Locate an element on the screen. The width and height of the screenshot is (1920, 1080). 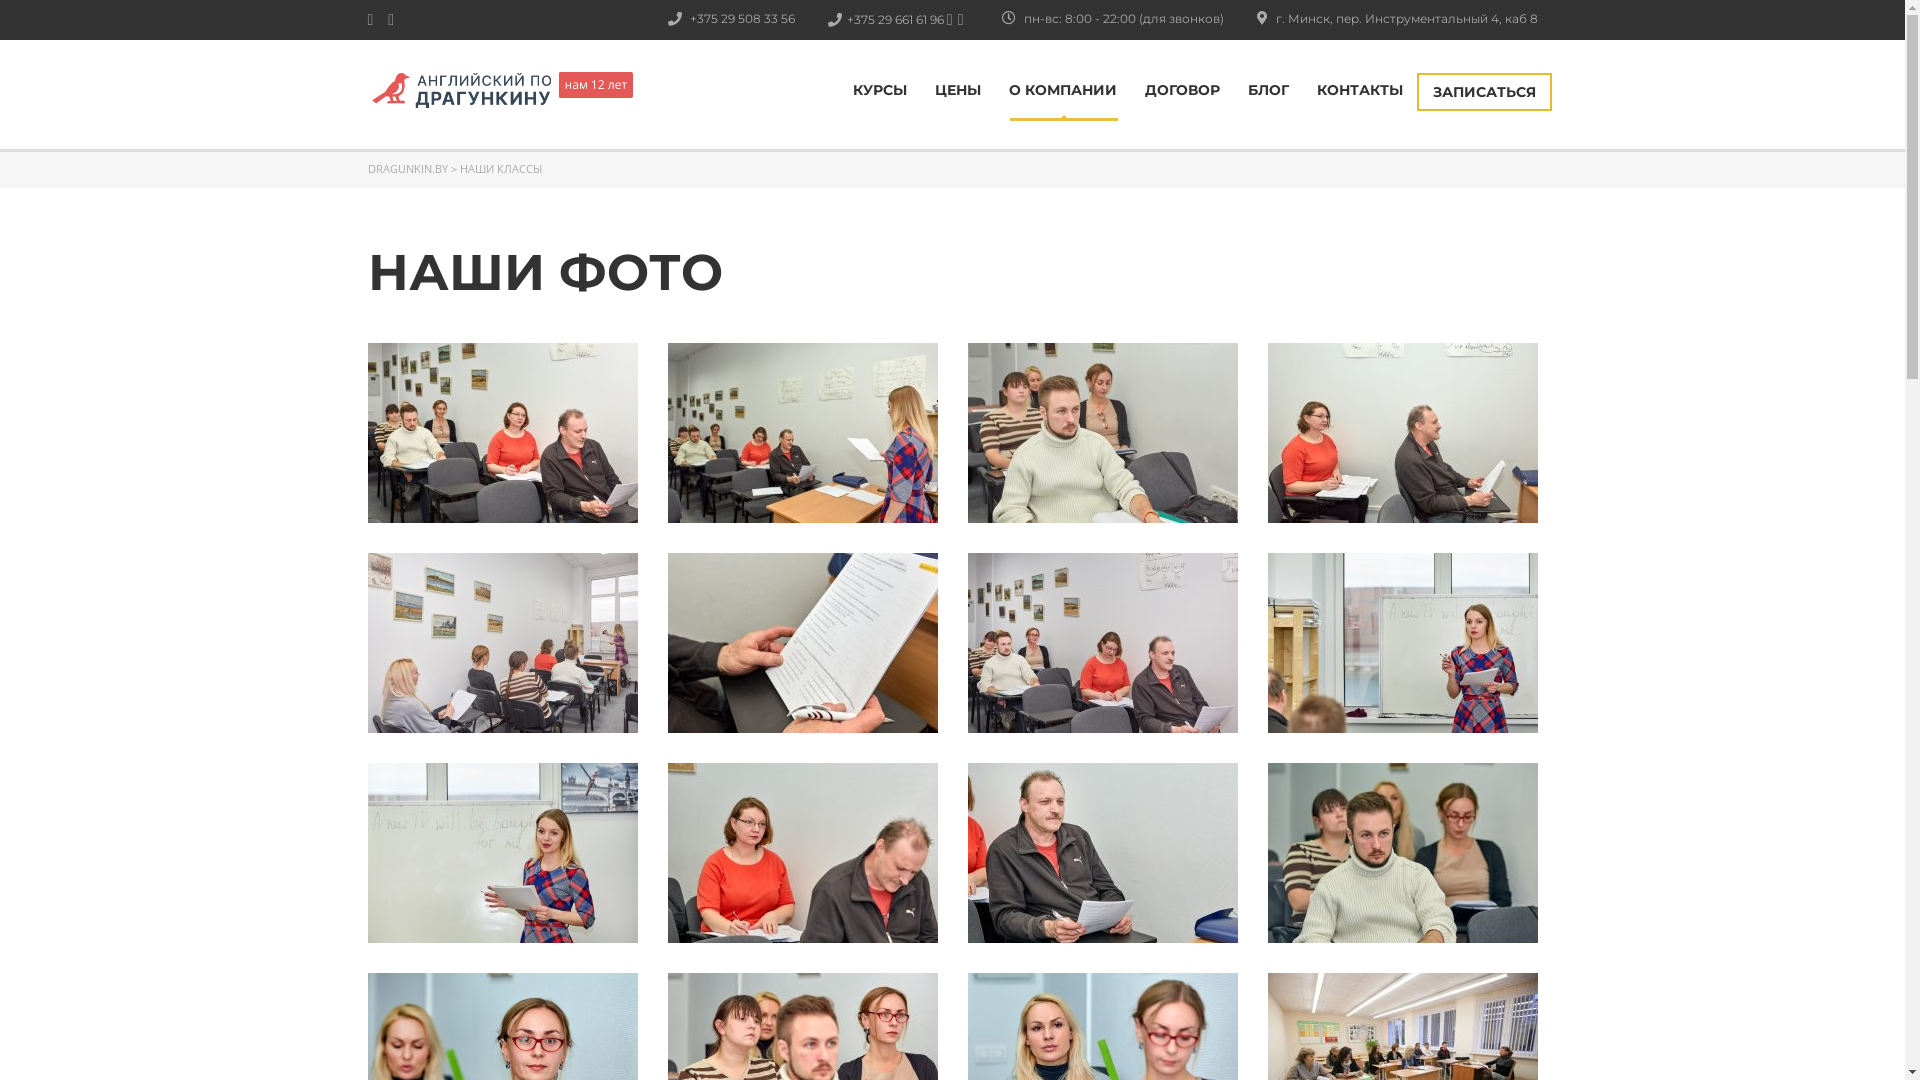
'+375 29 508 33 56' is located at coordinates (705, 17).